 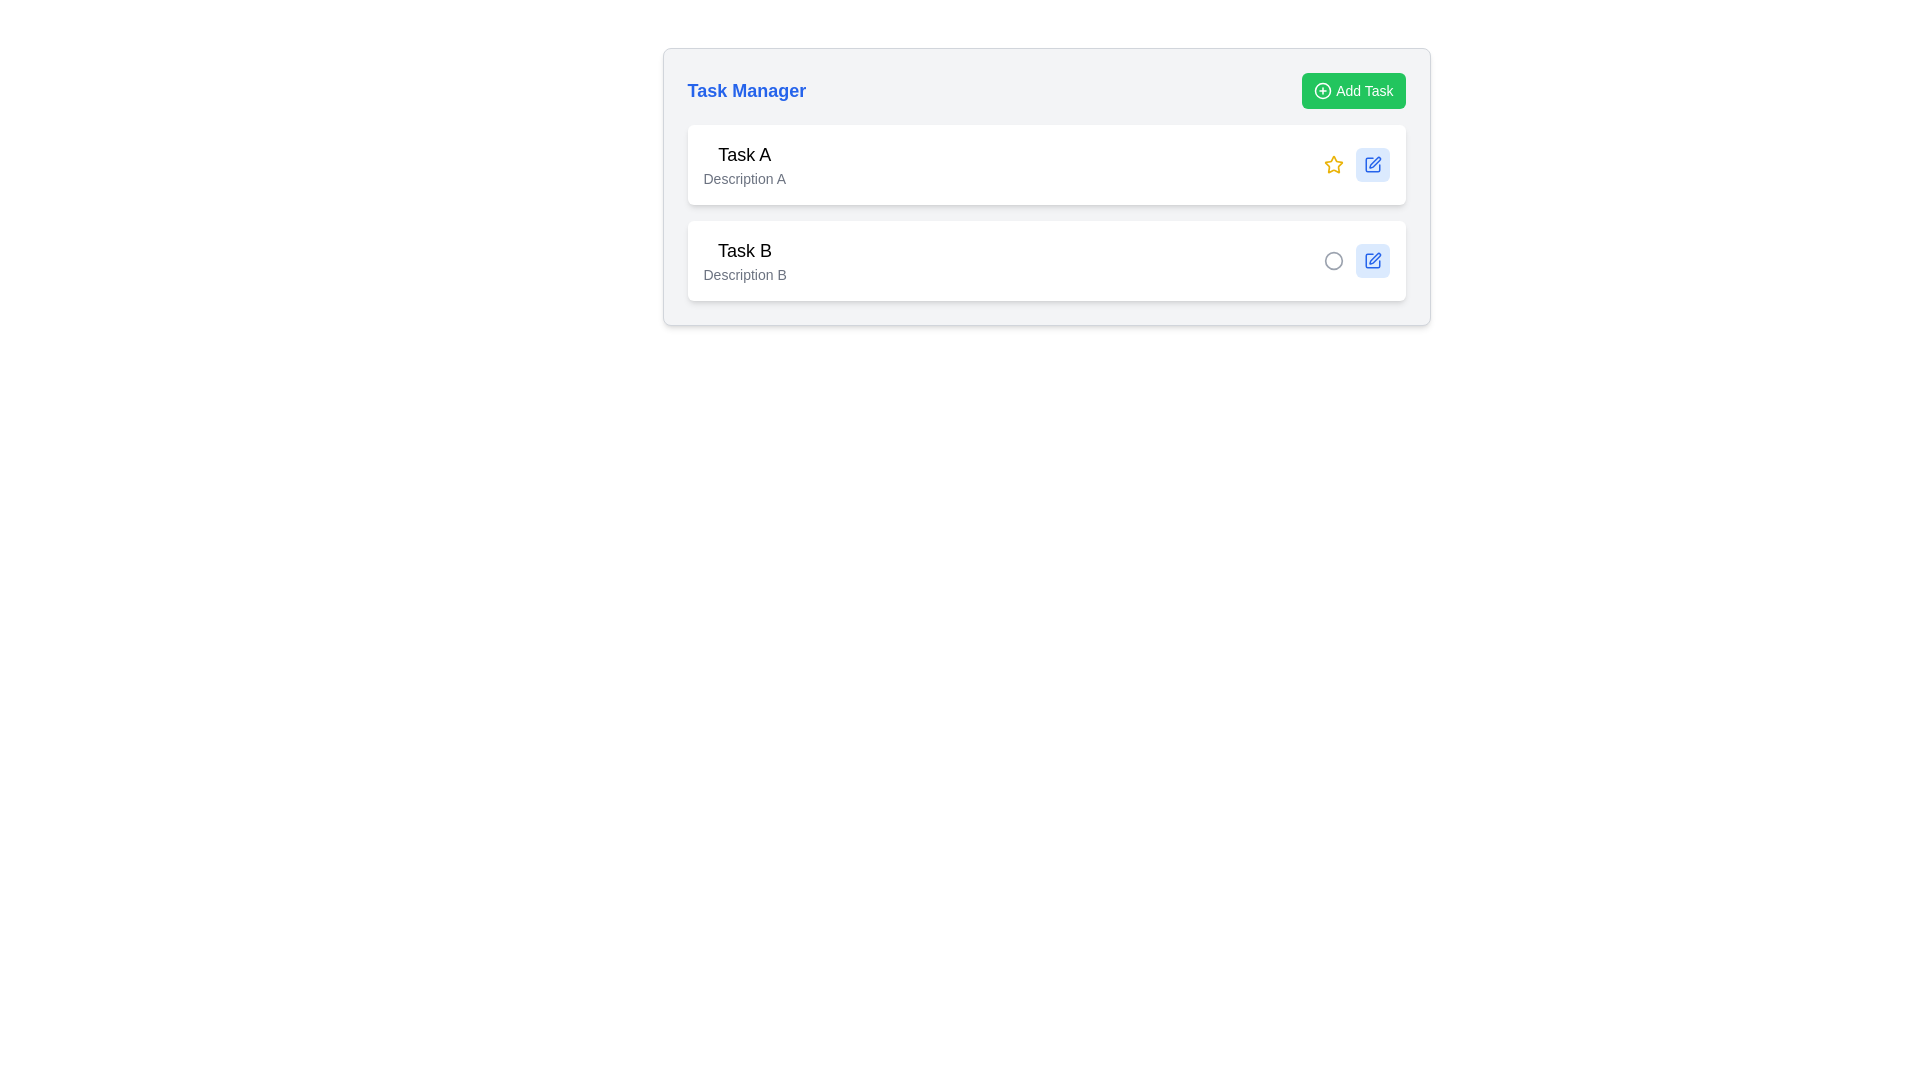 I want to click on the Text label that serves as the title or identifier for the task, positioned in the upper-left section of the interface, so click(x=743, y=153).